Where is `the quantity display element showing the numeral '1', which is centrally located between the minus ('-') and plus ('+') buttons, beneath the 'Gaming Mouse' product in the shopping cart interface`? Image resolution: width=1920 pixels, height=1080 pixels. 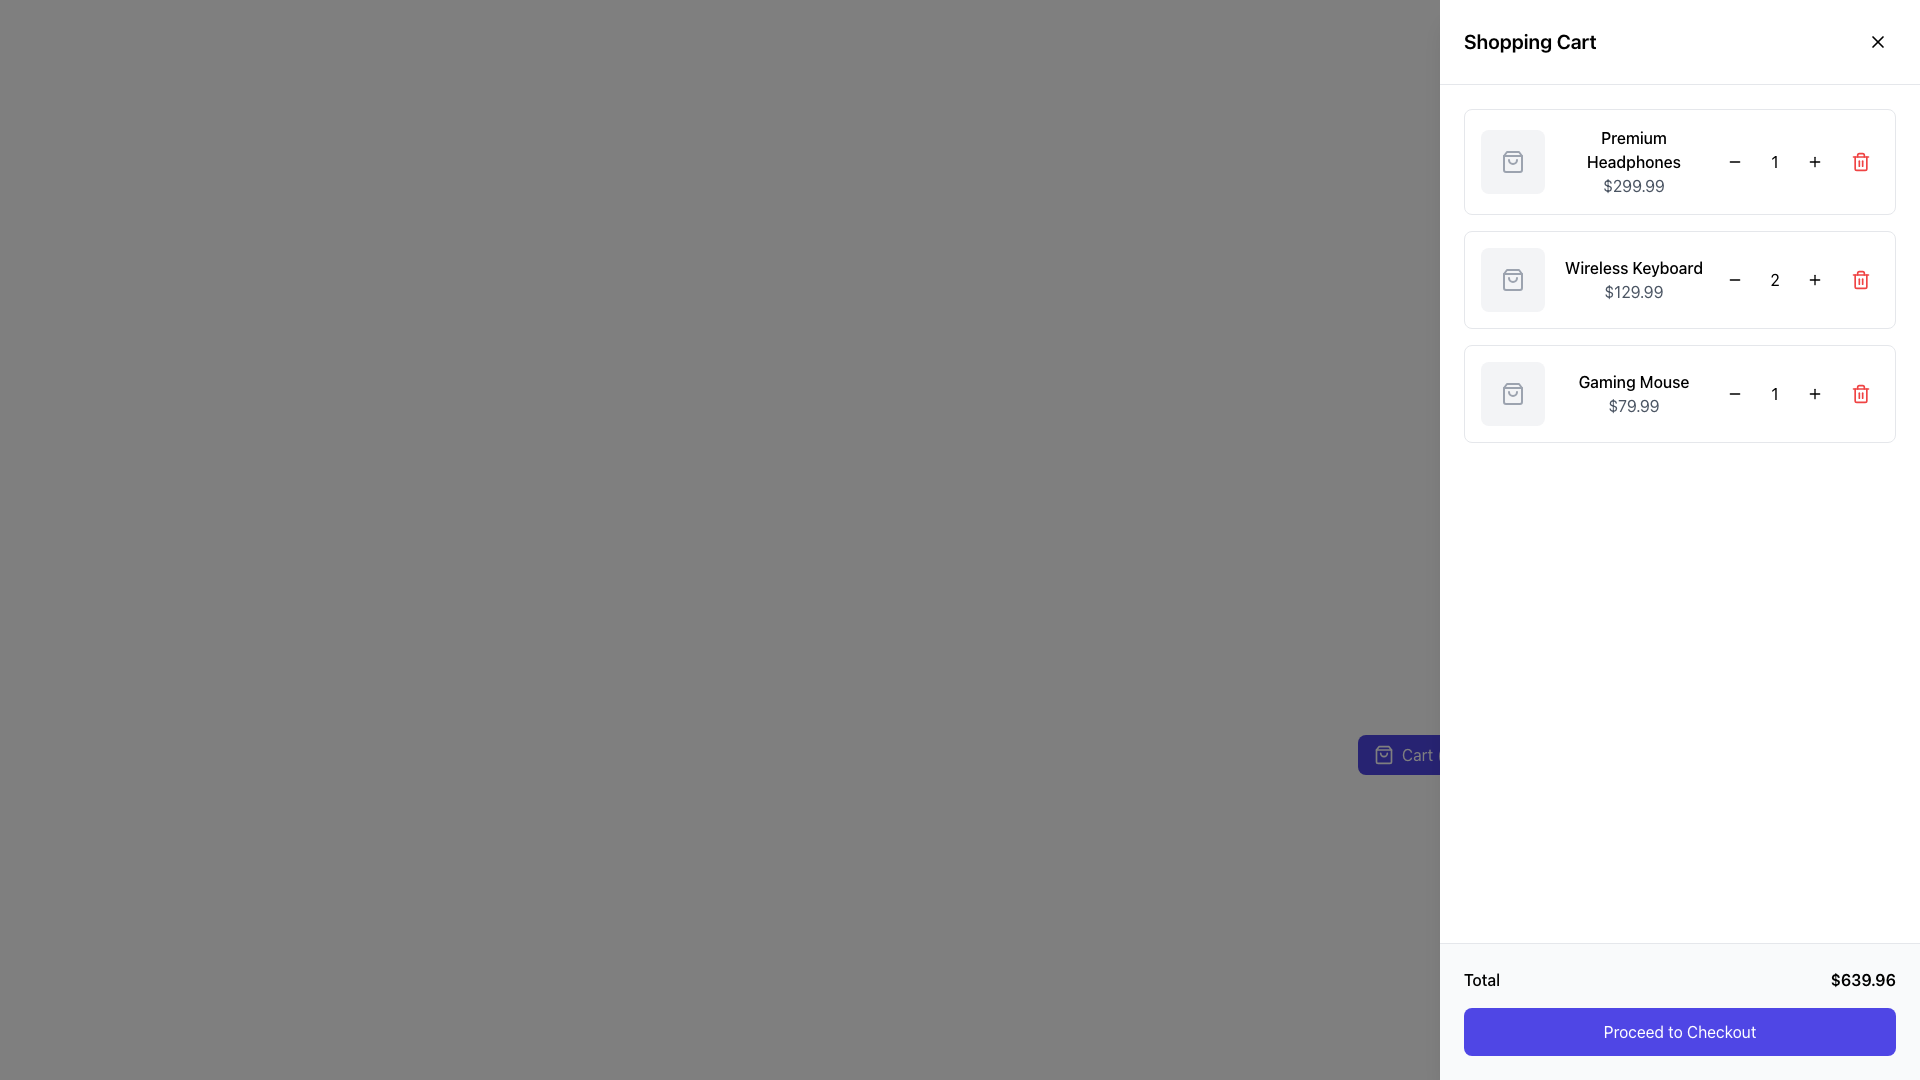 the quantity display element showing the numeral '1', which is centrally located between the minus ('-') and plus ('+') buttons, beneath the 'Gaming Mouse' product in the shopping cart interface is located at coordinates (1775, 393).